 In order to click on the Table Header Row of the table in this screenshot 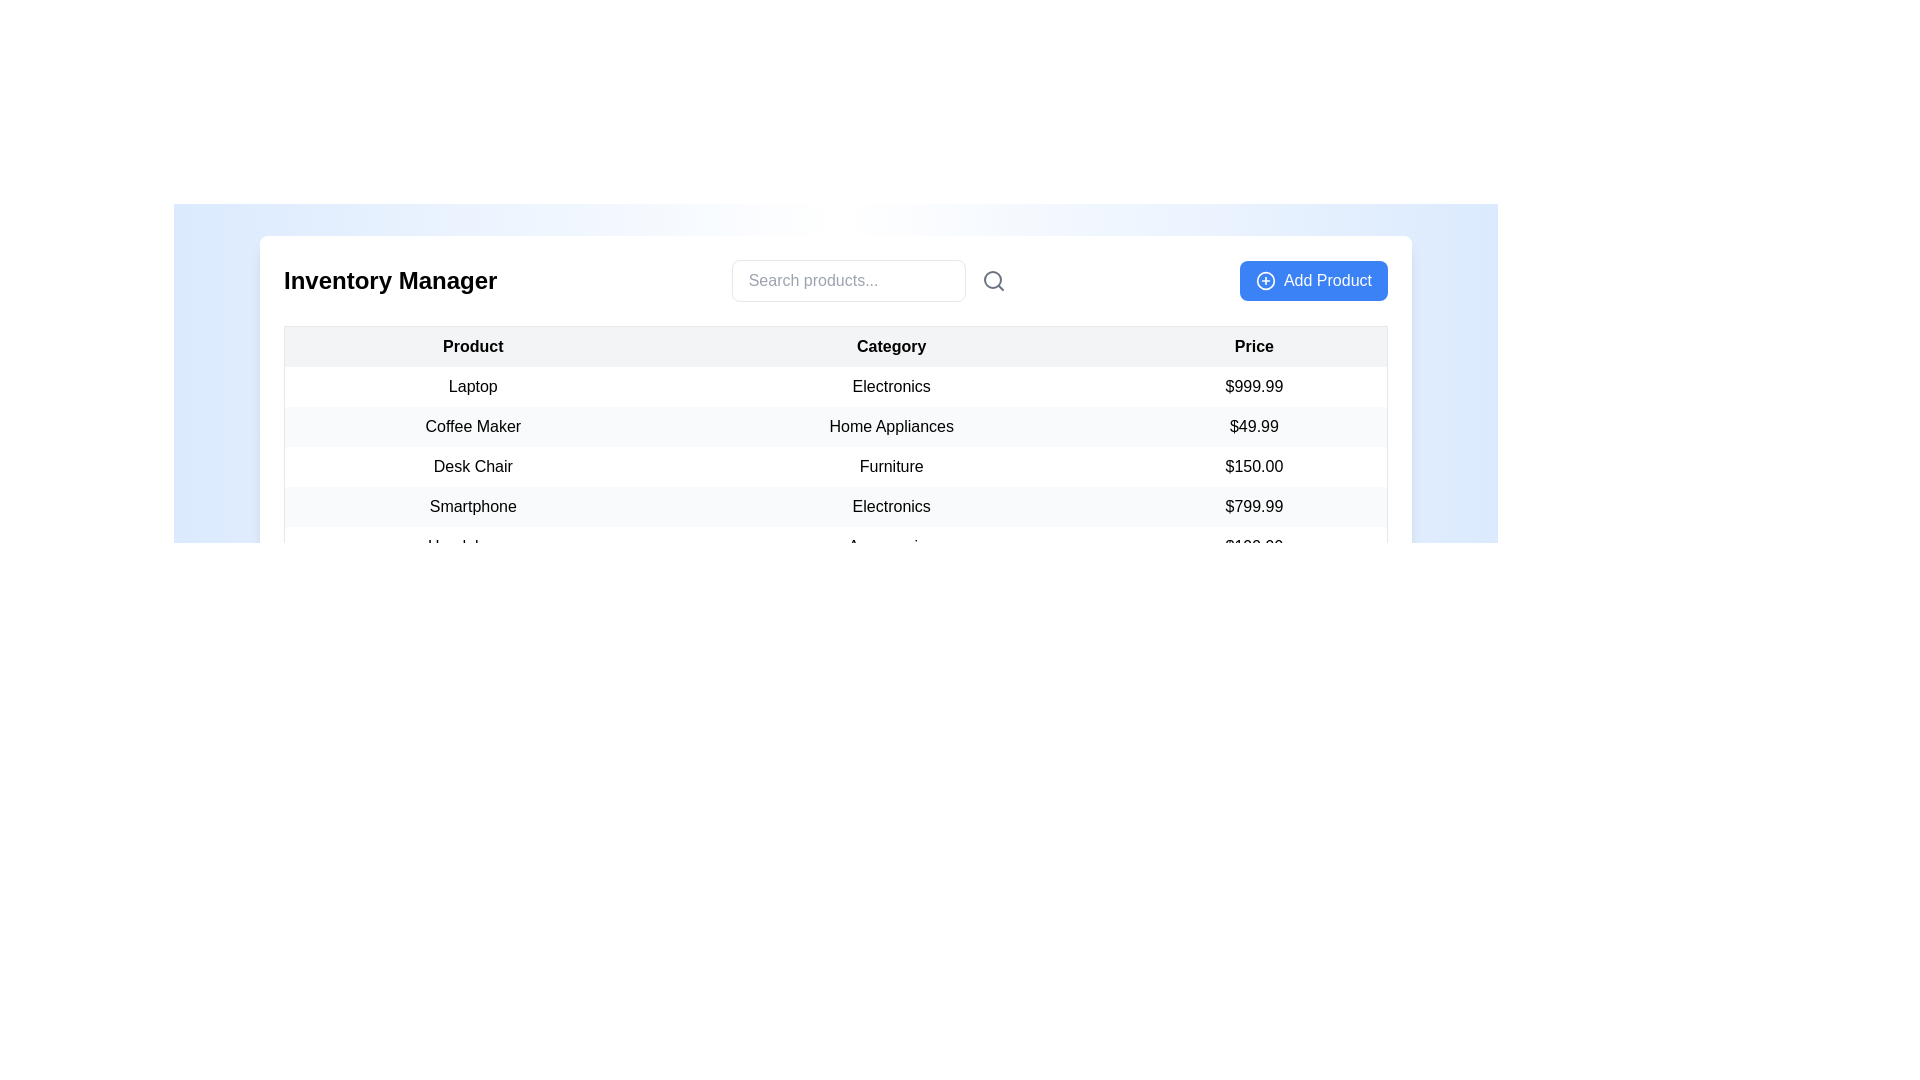, I will do `click(835, 345)`.